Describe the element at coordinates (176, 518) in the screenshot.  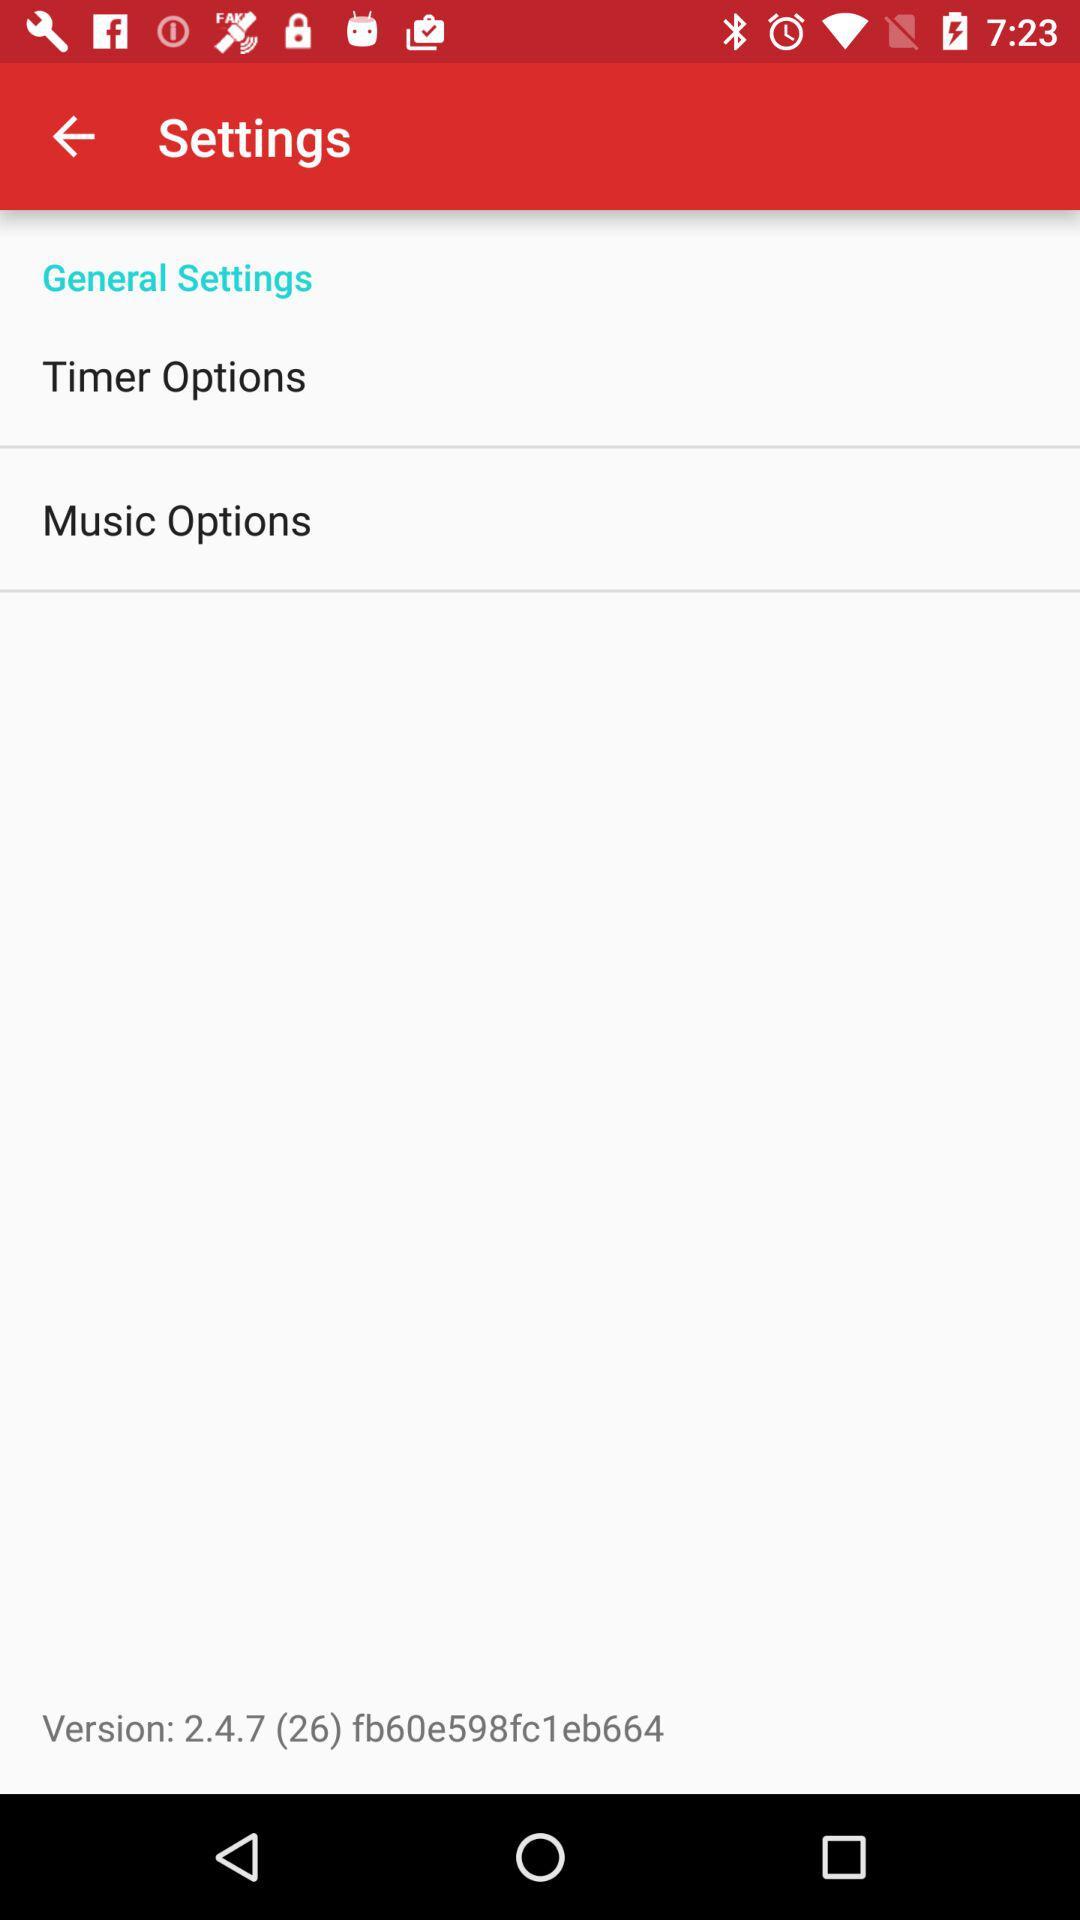
I see `icon above the version 2 4 icon` at that location.